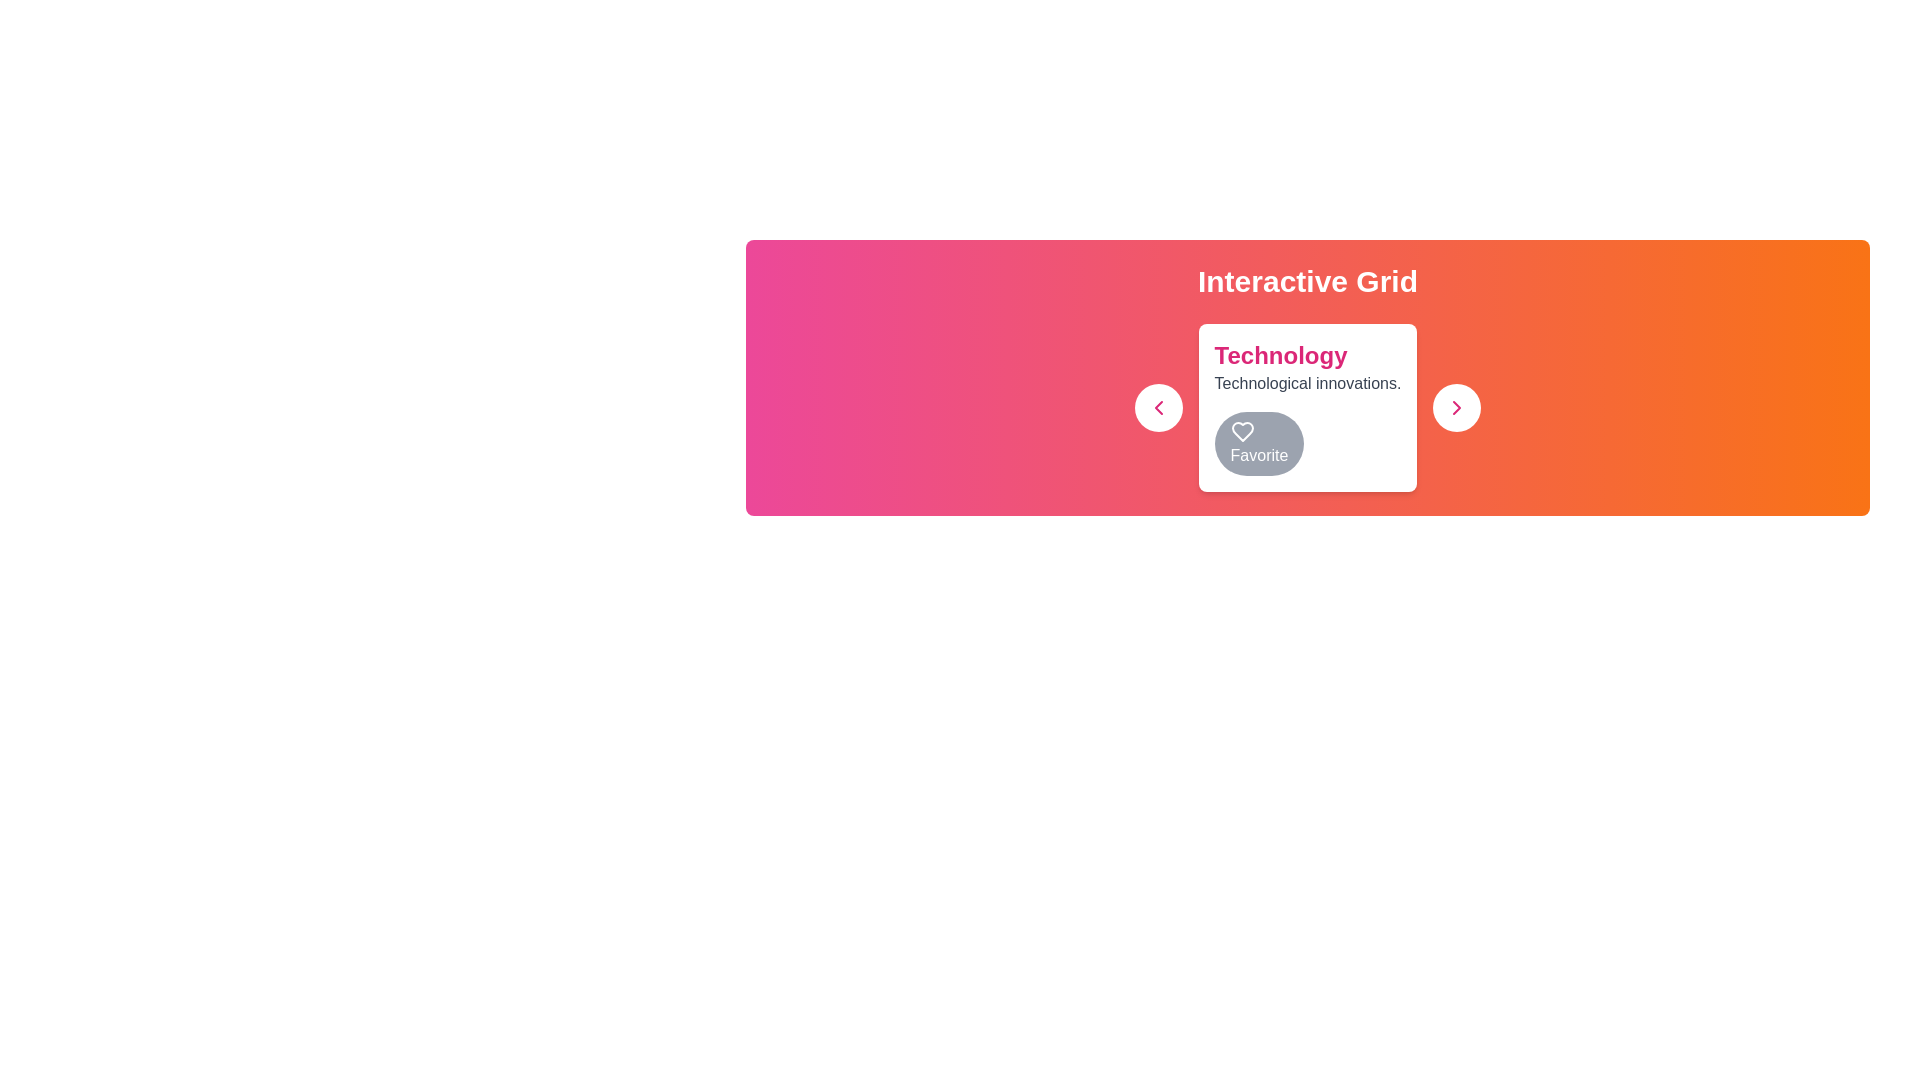  I want to click on the 'favorite' icon located at the center of the 'Favorite' button adjacent to the 'Technology' item in the interactive grid, so click(1241, 431).